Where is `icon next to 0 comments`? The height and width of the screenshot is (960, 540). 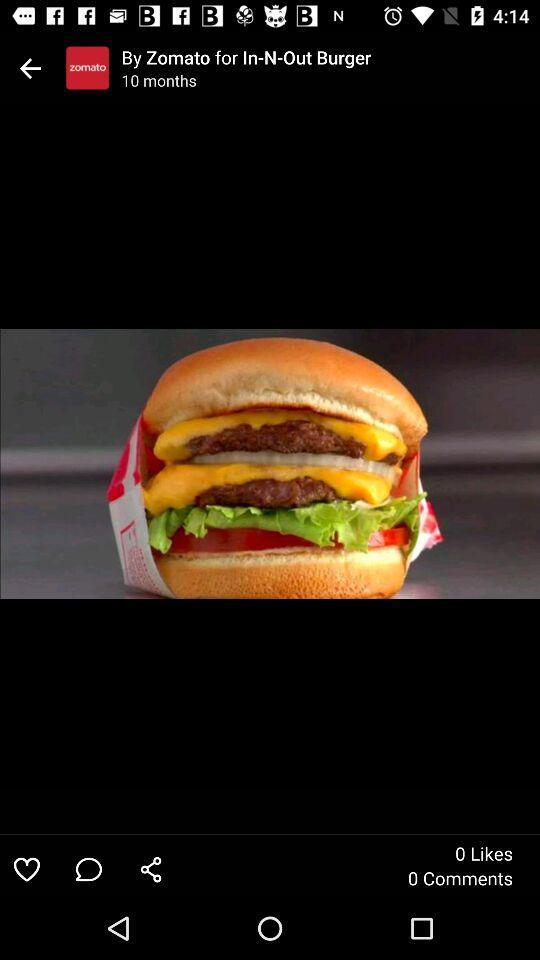
icon next to 0 comments is located at coordinates (150, 868).